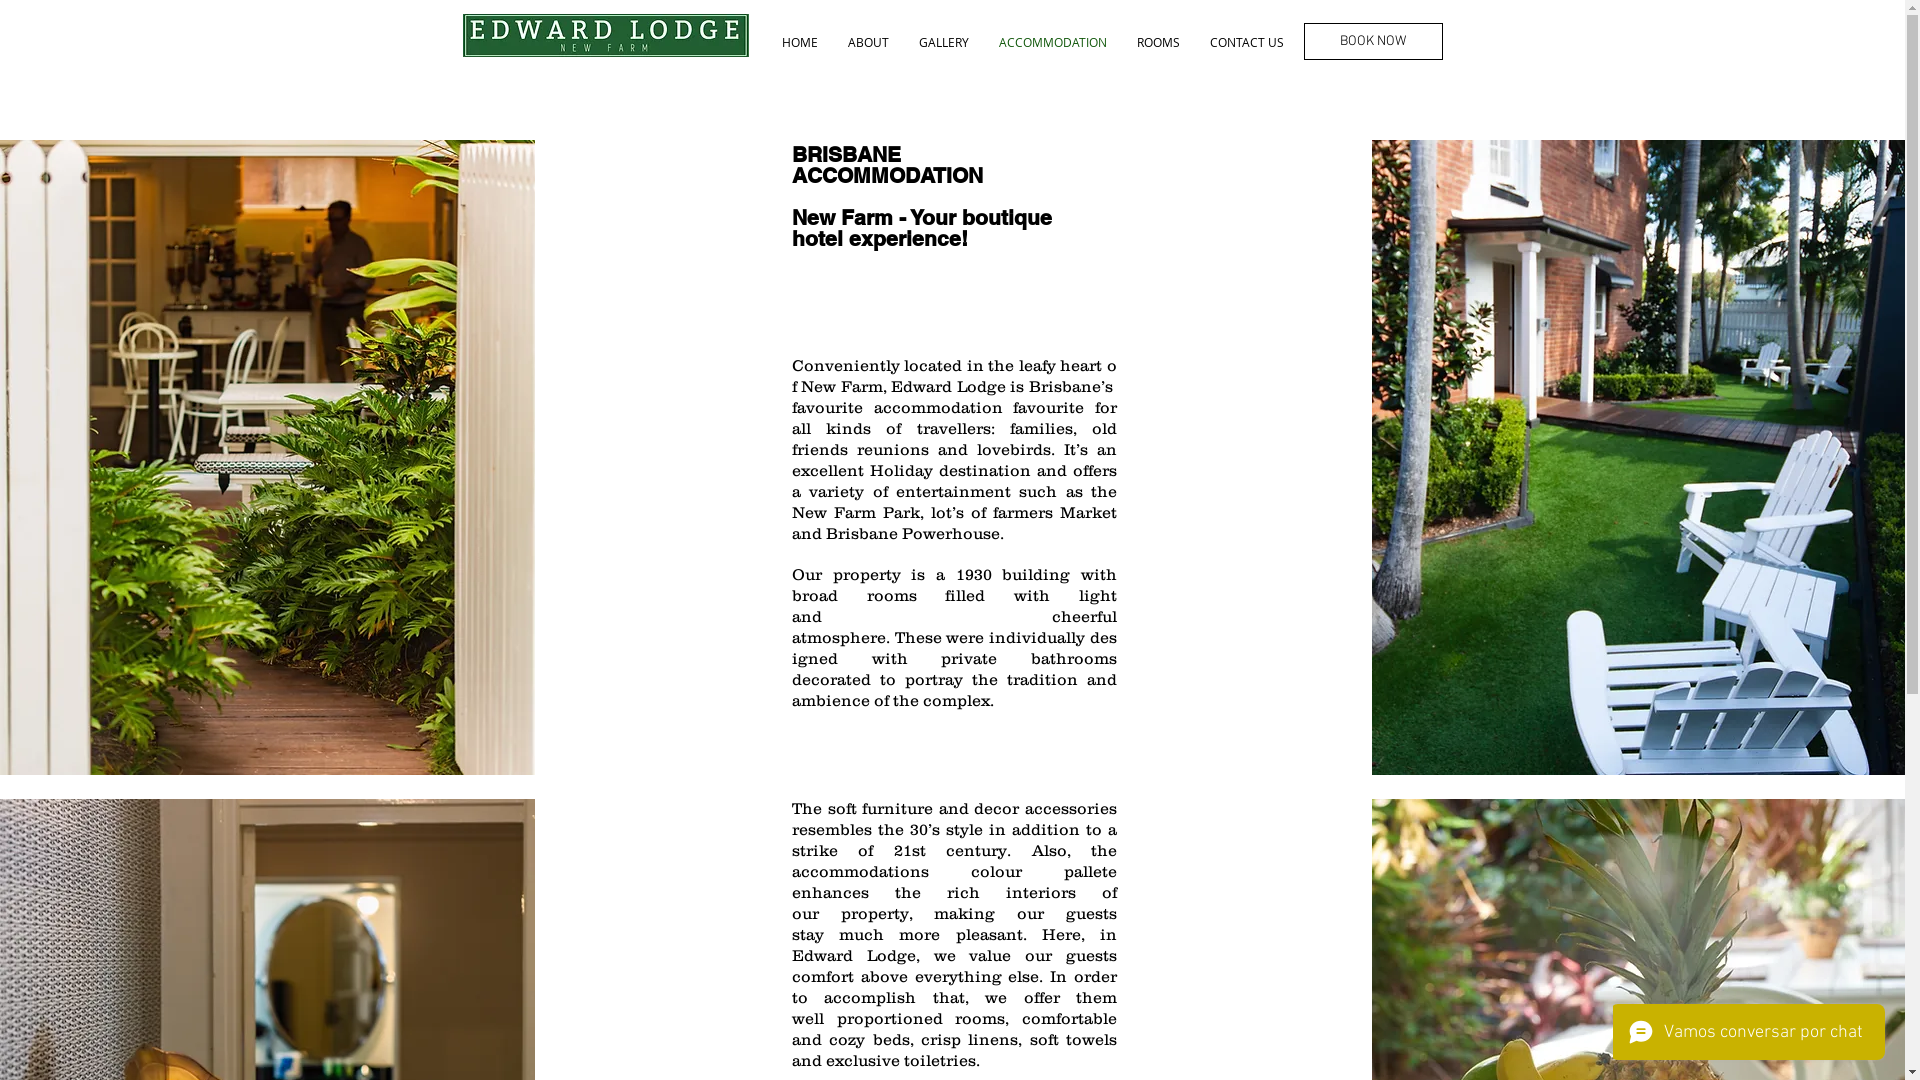 This screenshot has height=1080, width=1920. Describe the element at coordinates (983, 42) in the screenshot. I see `'ACCOMMODATION'` at that location.